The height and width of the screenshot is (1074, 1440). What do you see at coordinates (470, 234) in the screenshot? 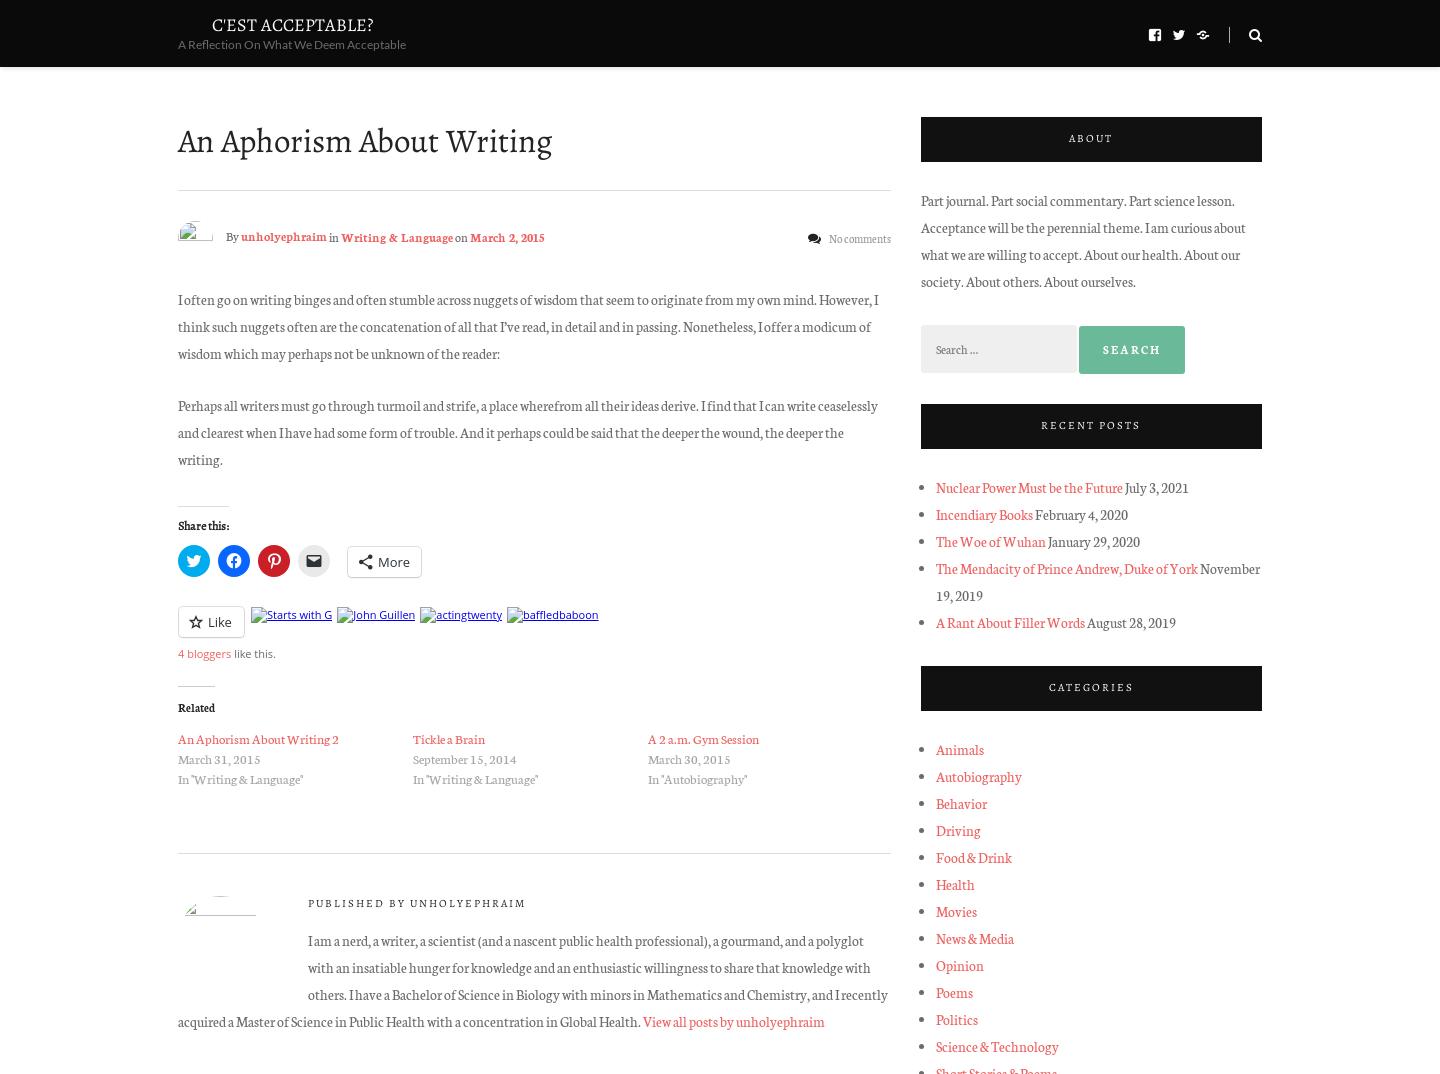
I see `'March 2, 2015'` at bounding box center [470, 234].